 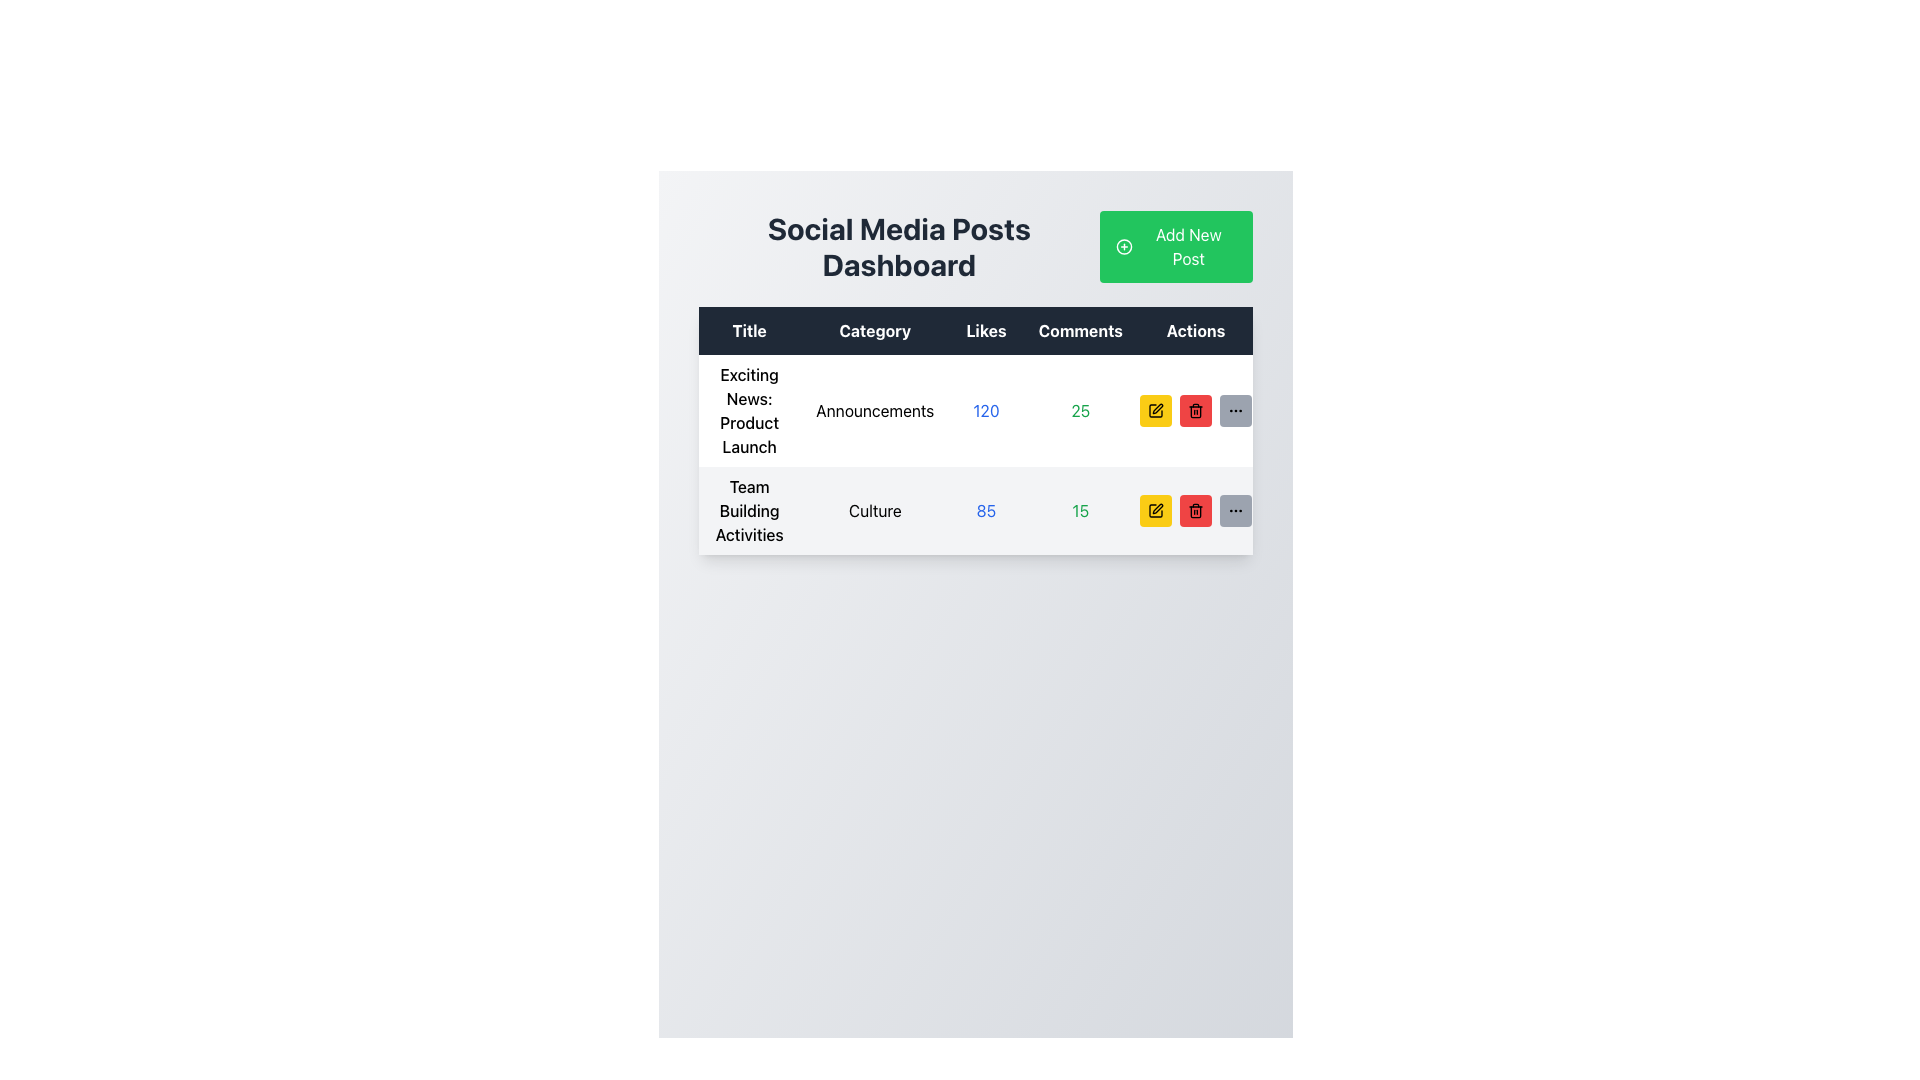 I want to click on the delete button in the Actions column of the table, so click(x=1195, y=410).